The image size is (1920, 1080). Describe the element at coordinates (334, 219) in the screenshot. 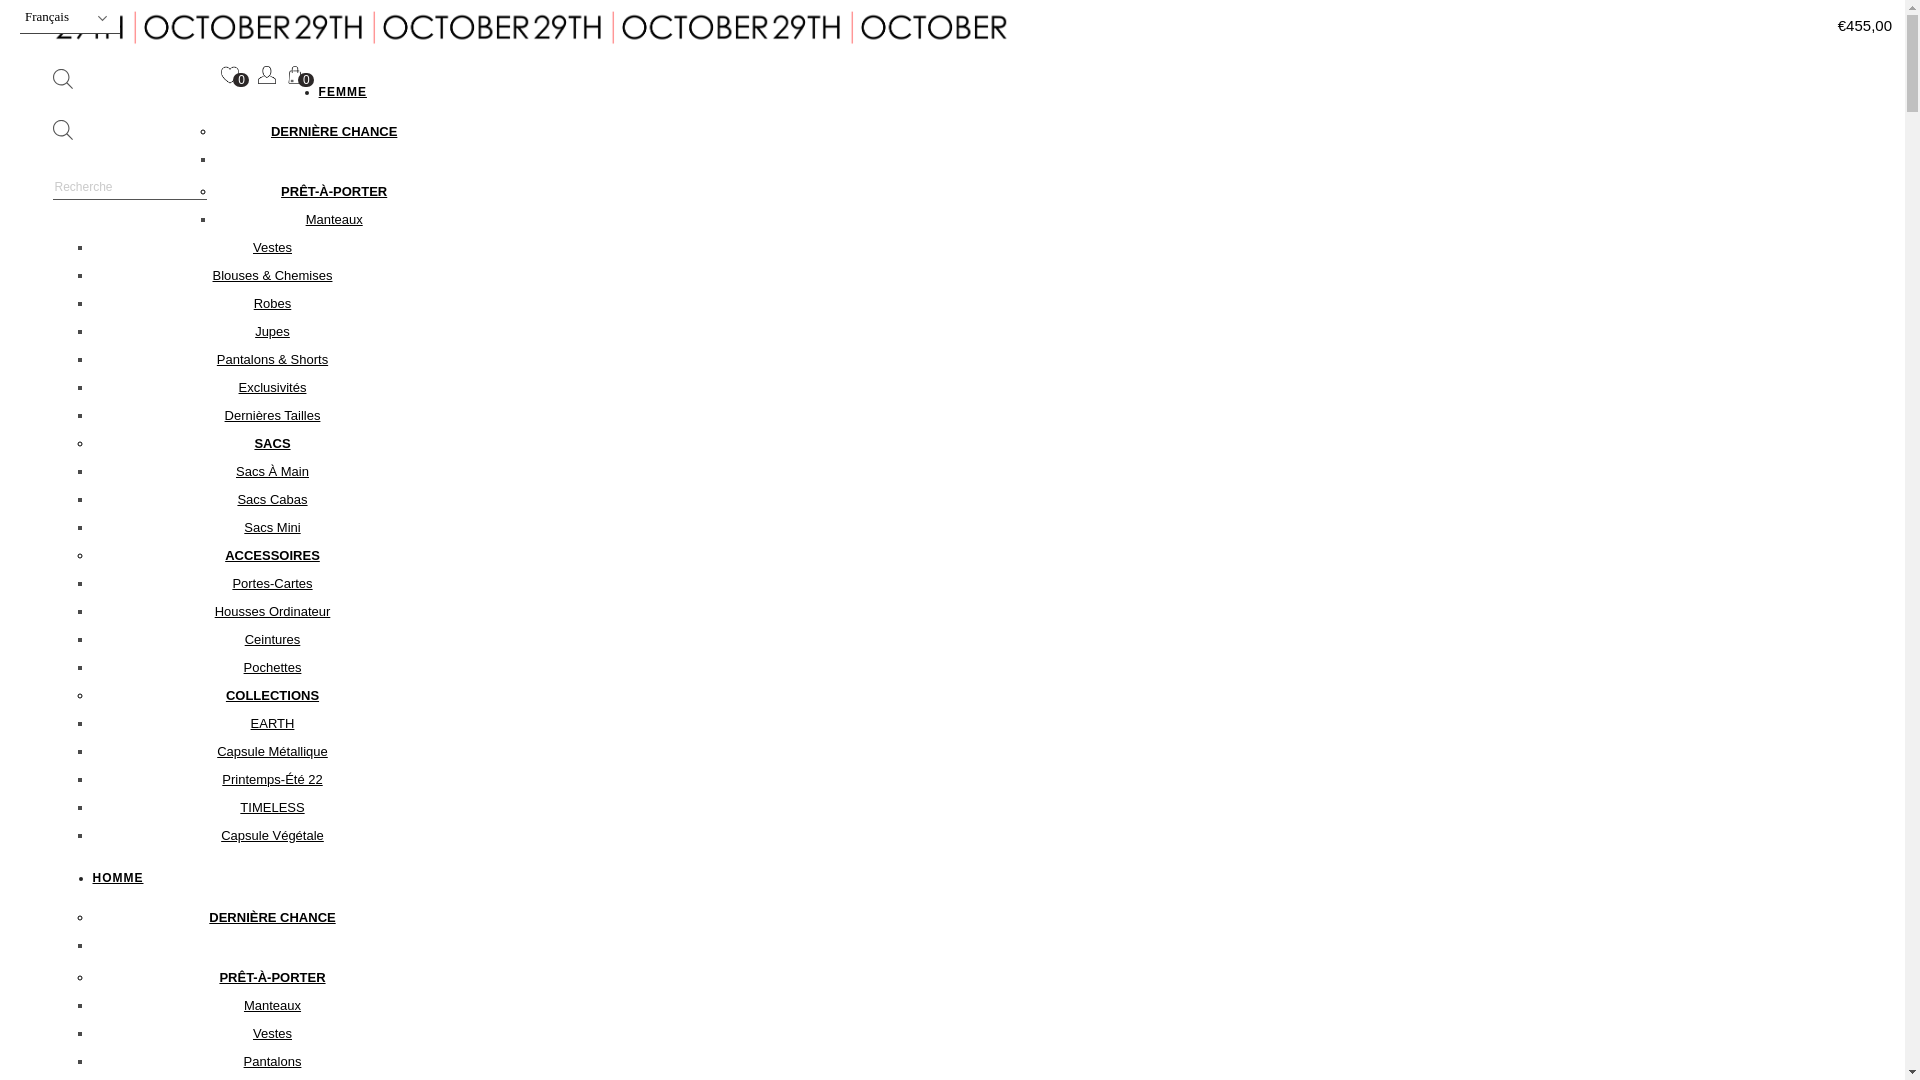

I see `'Manteaux'` at that location.